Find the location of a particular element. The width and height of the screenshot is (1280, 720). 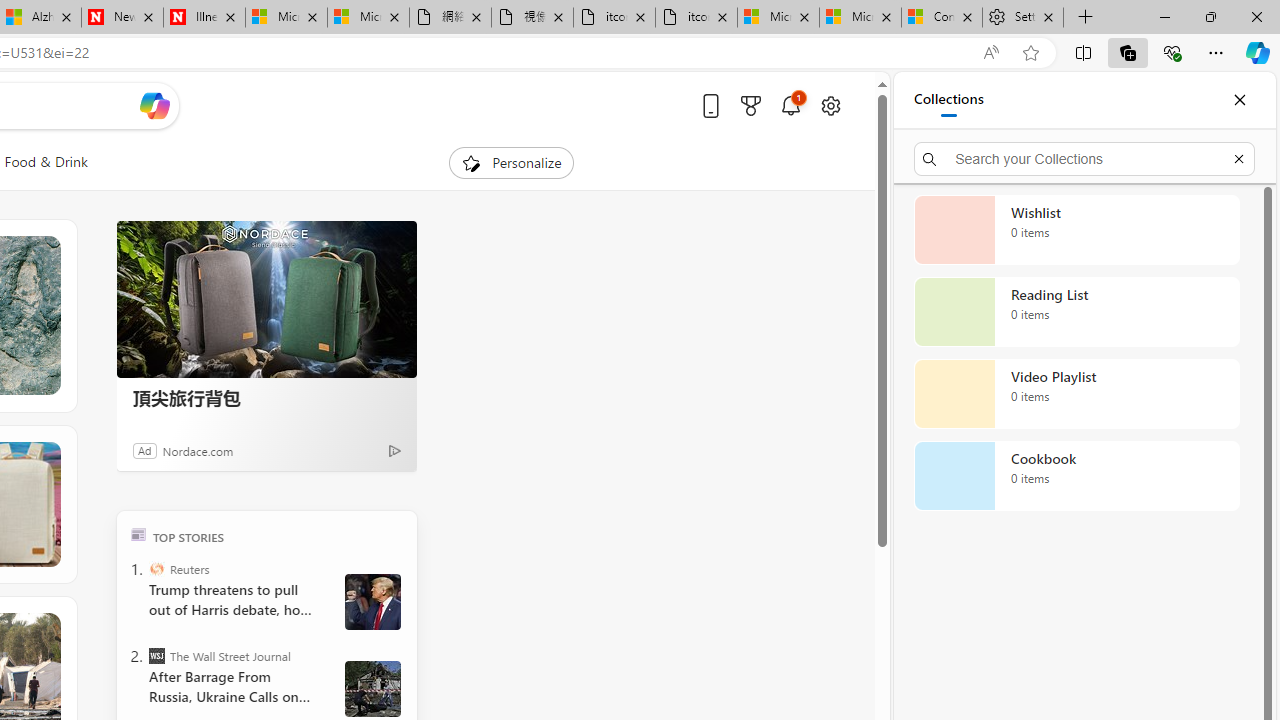

'itconcepthk.com/projector_solutions.mp4' is located at coordinates (696, 17).